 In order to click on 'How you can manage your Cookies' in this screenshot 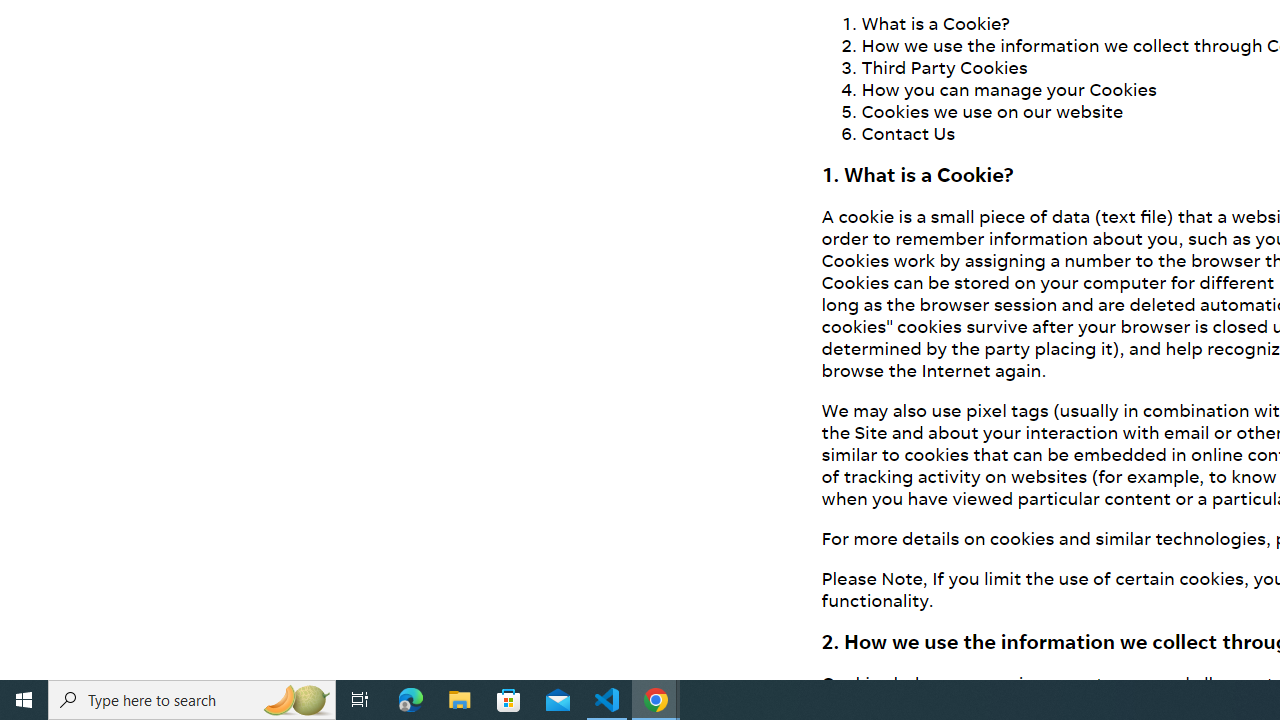, I will do `click(1009, 87)`.